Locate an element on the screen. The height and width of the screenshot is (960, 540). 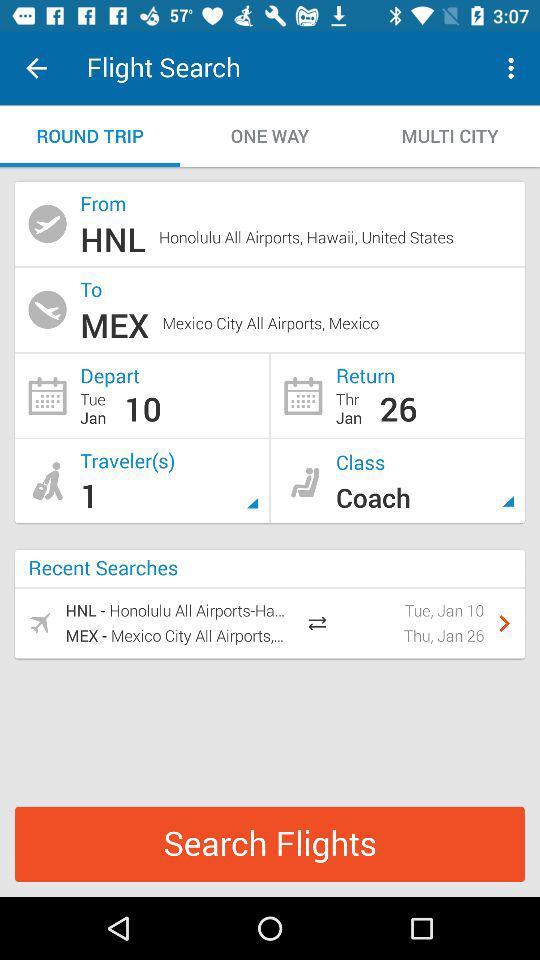
the icon next to flight search is located at coordinates (36, 68).